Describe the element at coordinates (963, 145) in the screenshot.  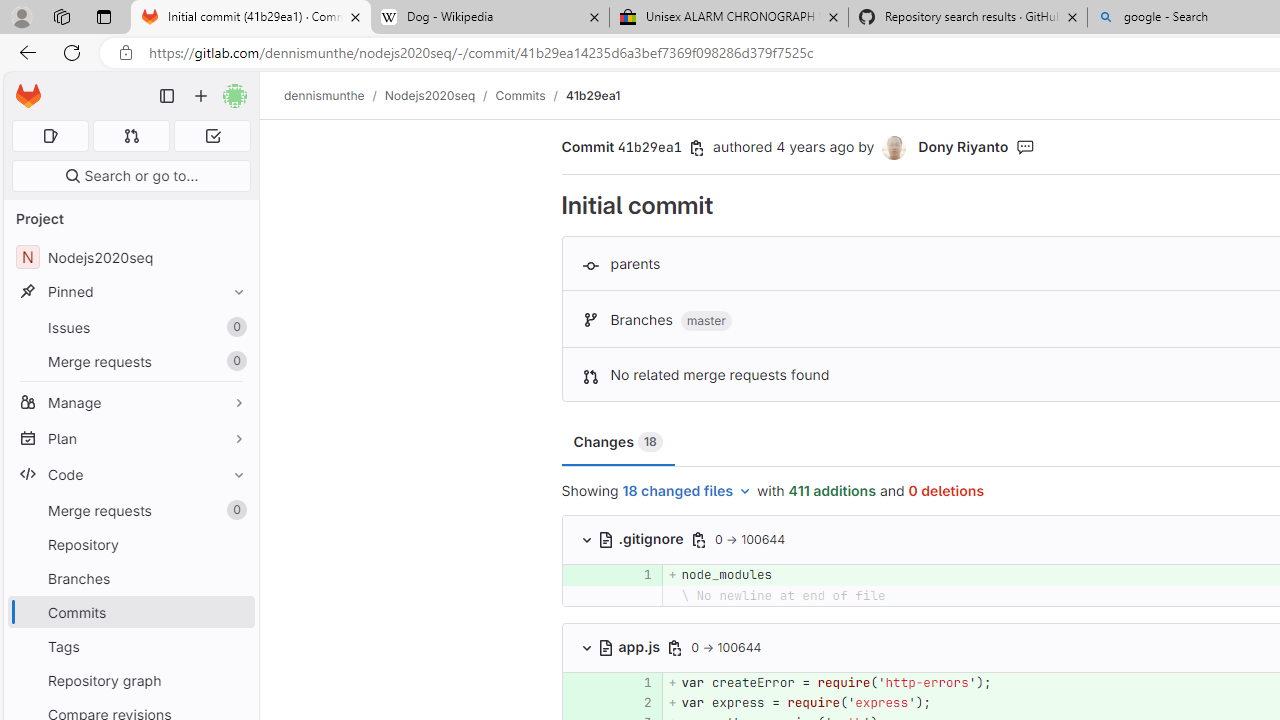
I see `'Dony Riyanto'` at that location.